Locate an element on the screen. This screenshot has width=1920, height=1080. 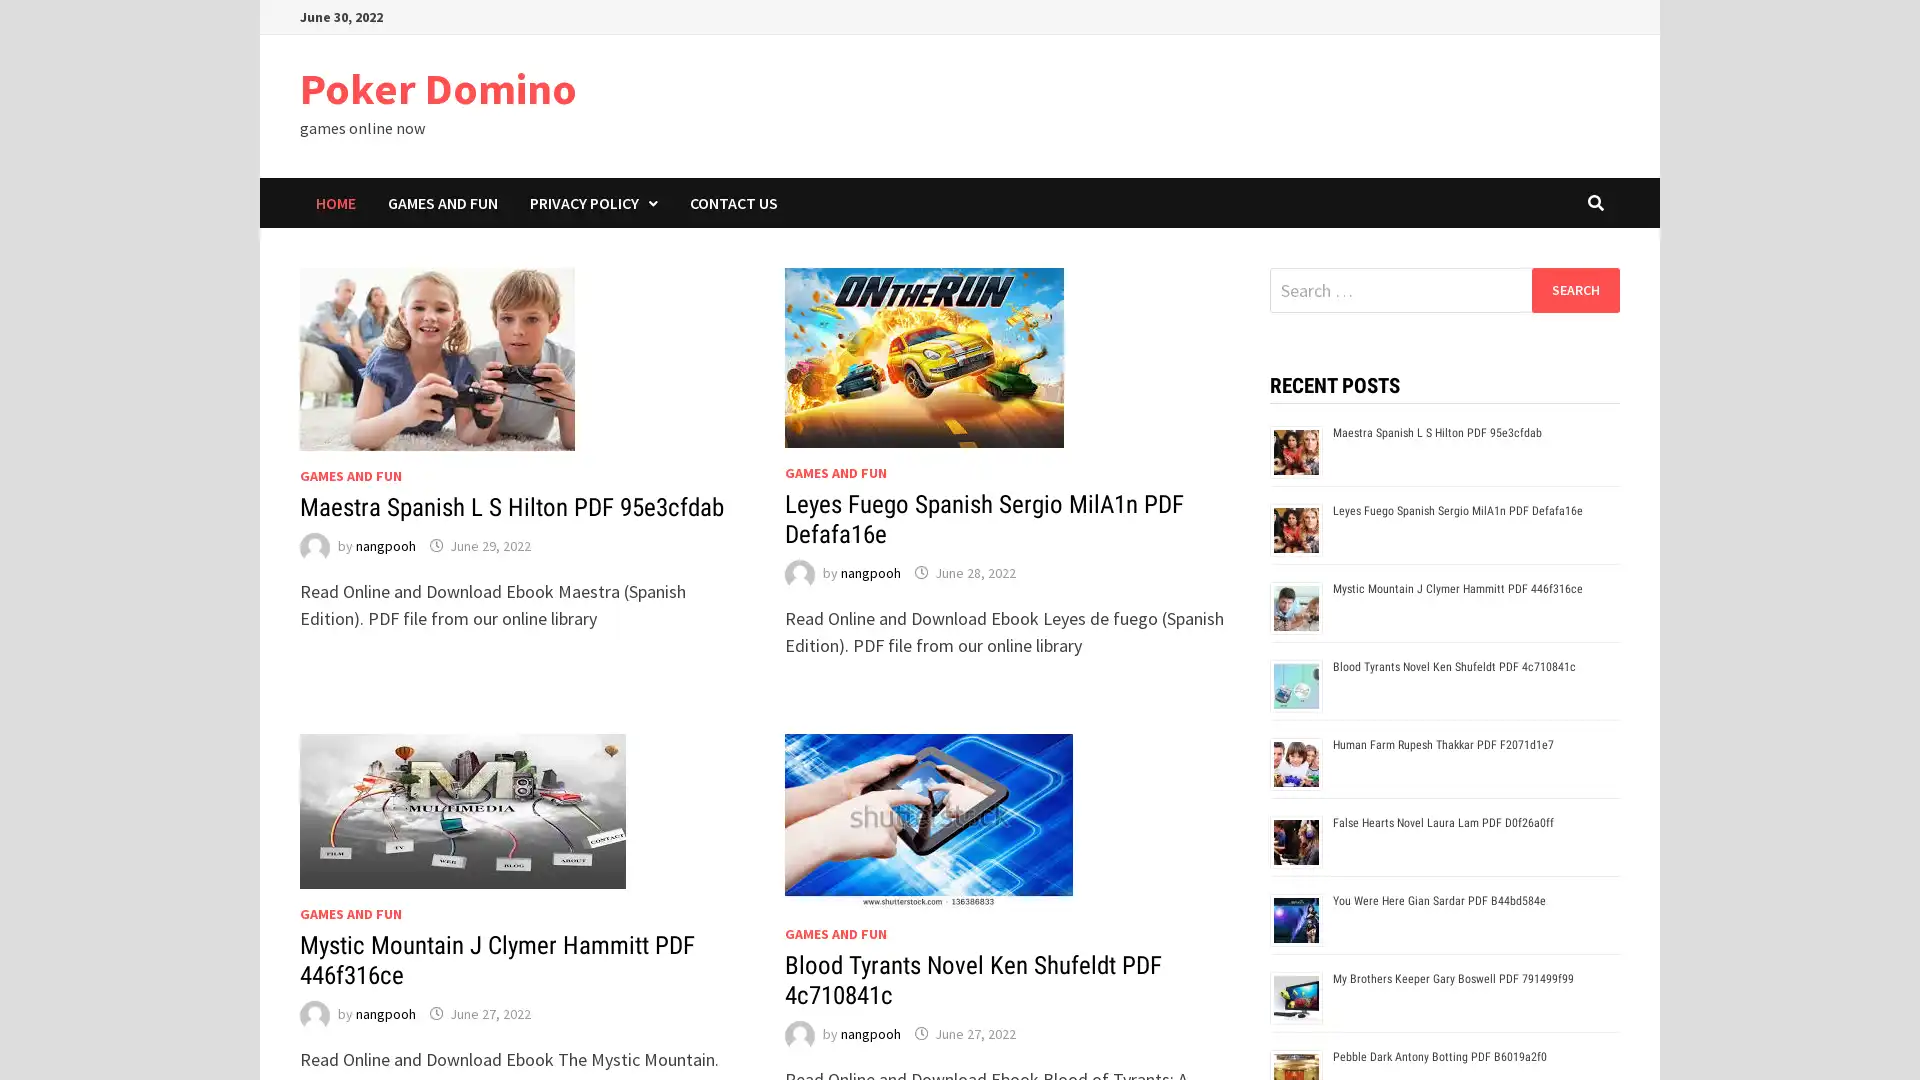
Search is located at coordinates (1574, 289).